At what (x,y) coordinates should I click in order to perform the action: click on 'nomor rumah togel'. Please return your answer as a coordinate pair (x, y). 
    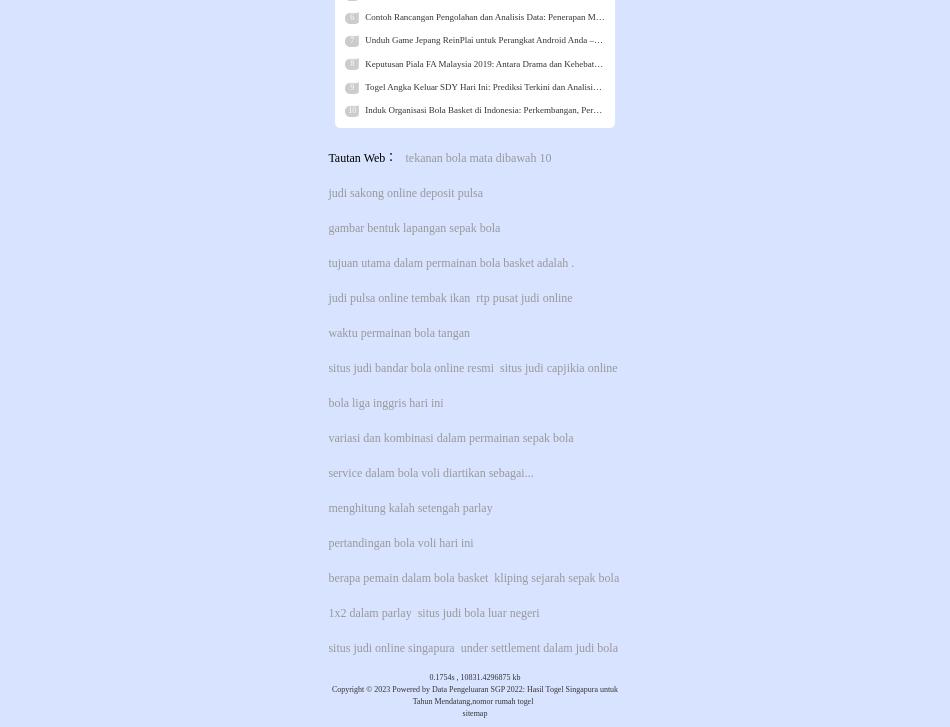
    Looking at the image, I should click on (502, 700).